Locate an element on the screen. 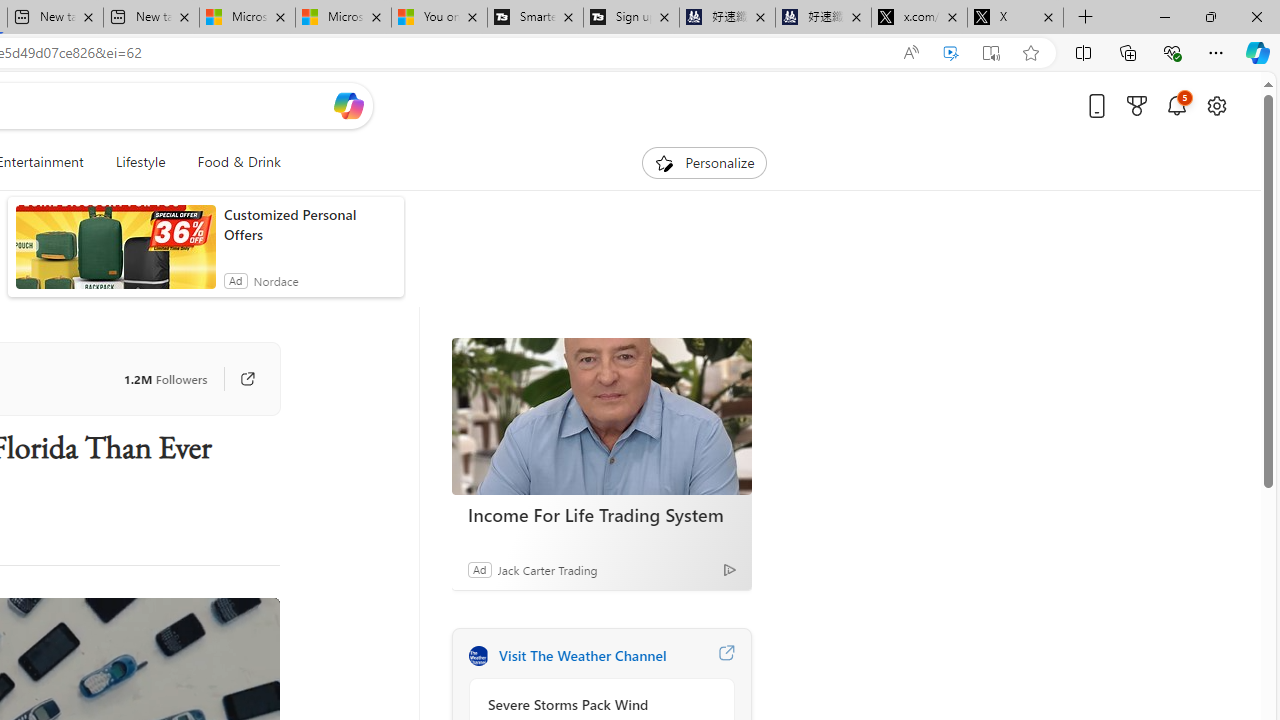  'Go to publisher' is located at coordinates (237, 379).